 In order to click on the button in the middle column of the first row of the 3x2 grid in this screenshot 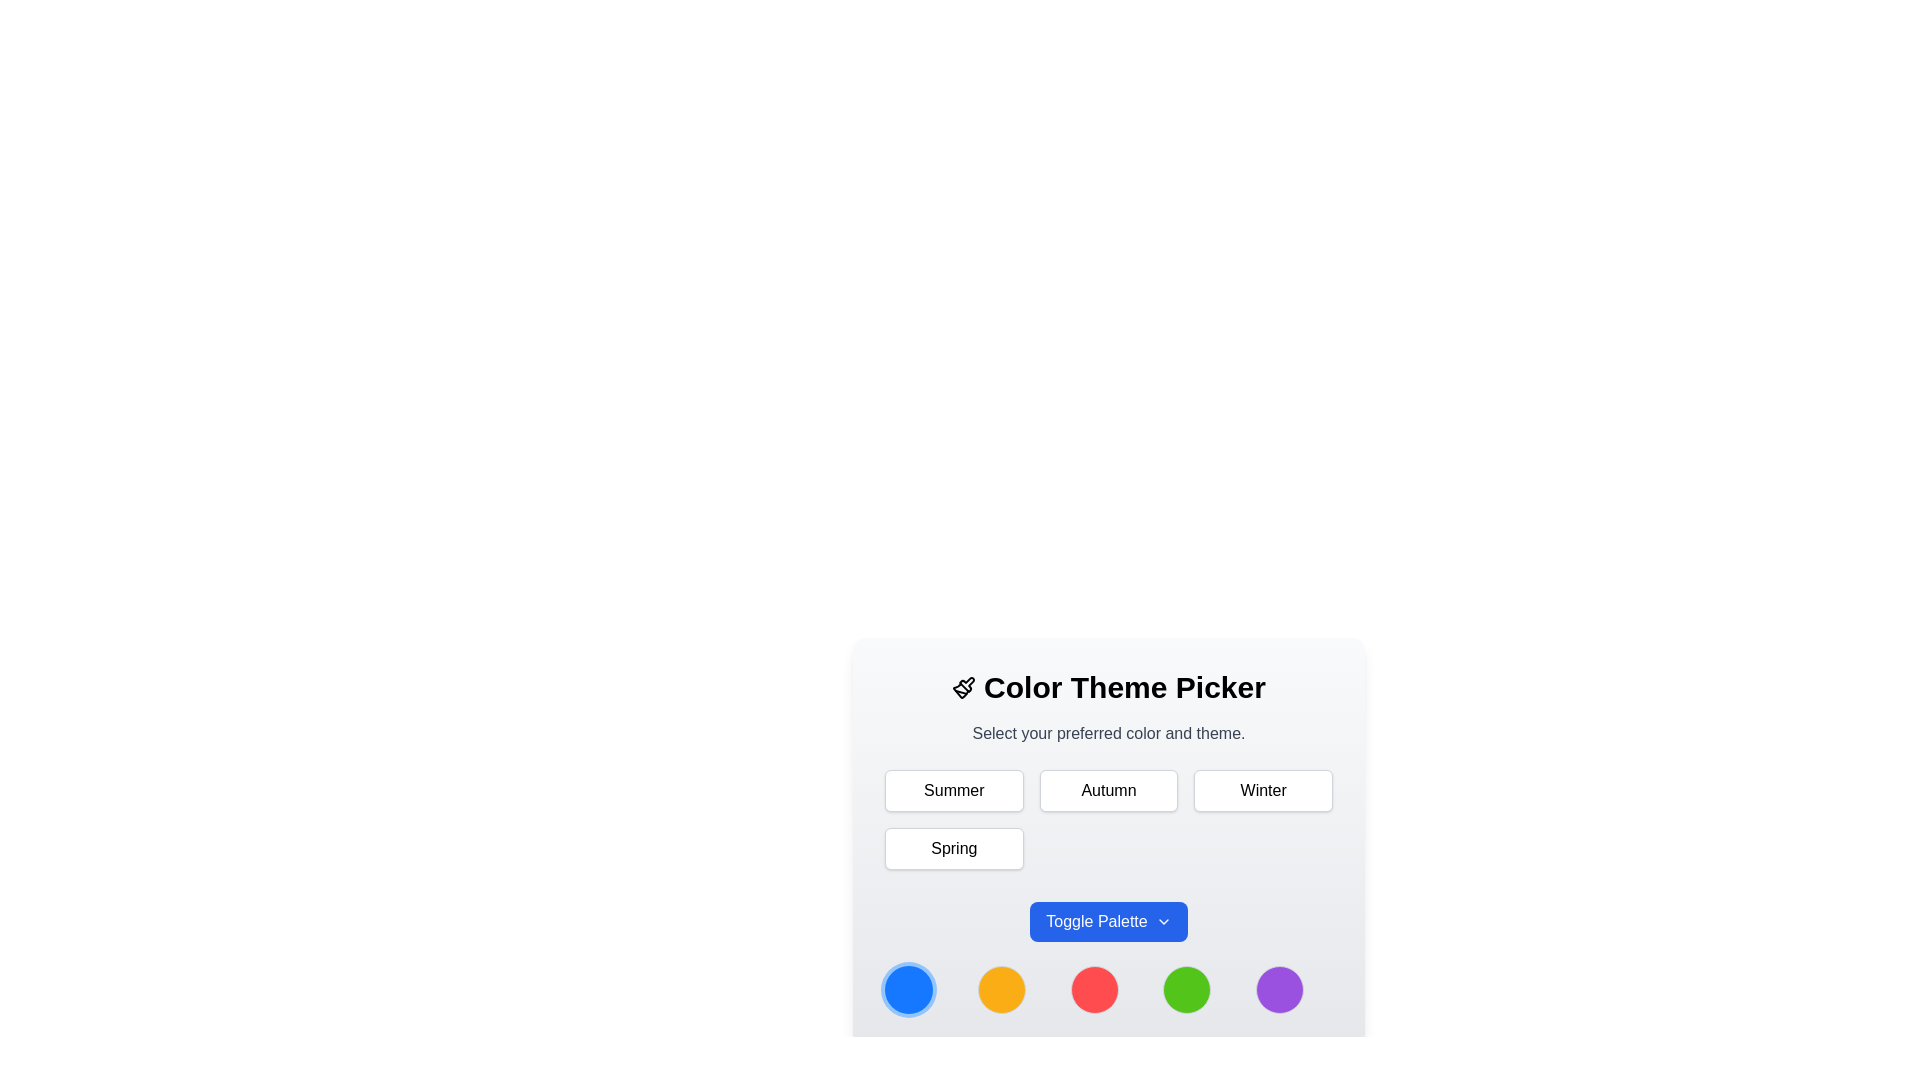, I will do `click(1107, 789)`.